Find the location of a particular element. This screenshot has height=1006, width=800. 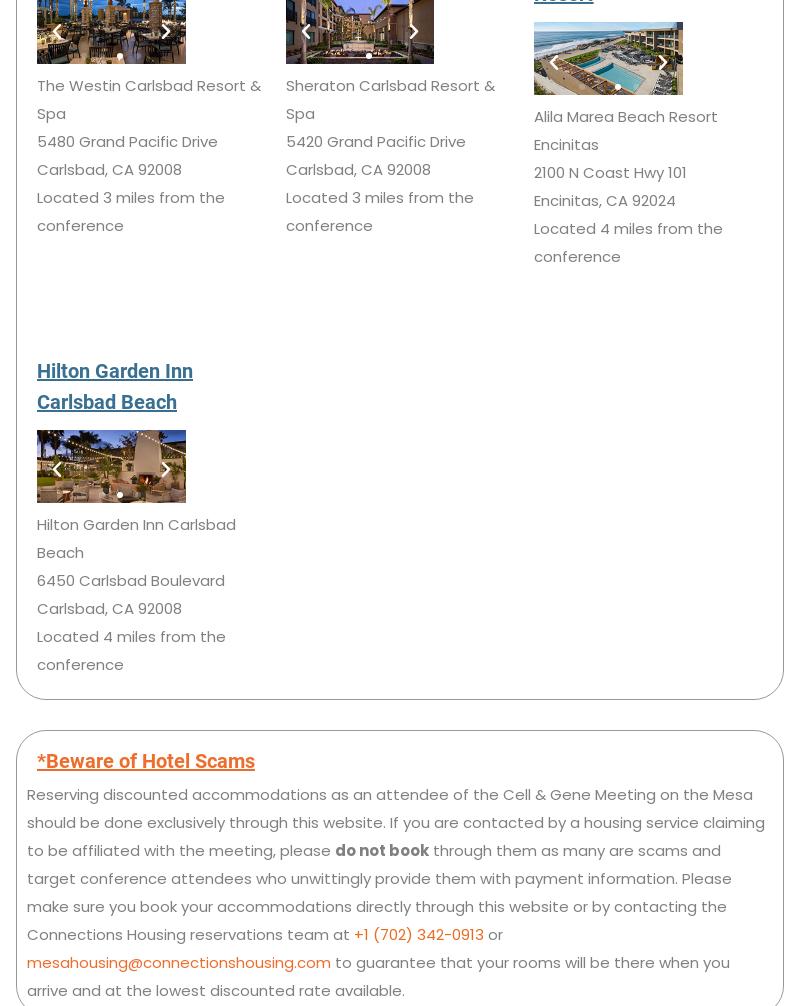

'Alila Marea Beach Resort Encinitas' is located at coordinates (626, 129).